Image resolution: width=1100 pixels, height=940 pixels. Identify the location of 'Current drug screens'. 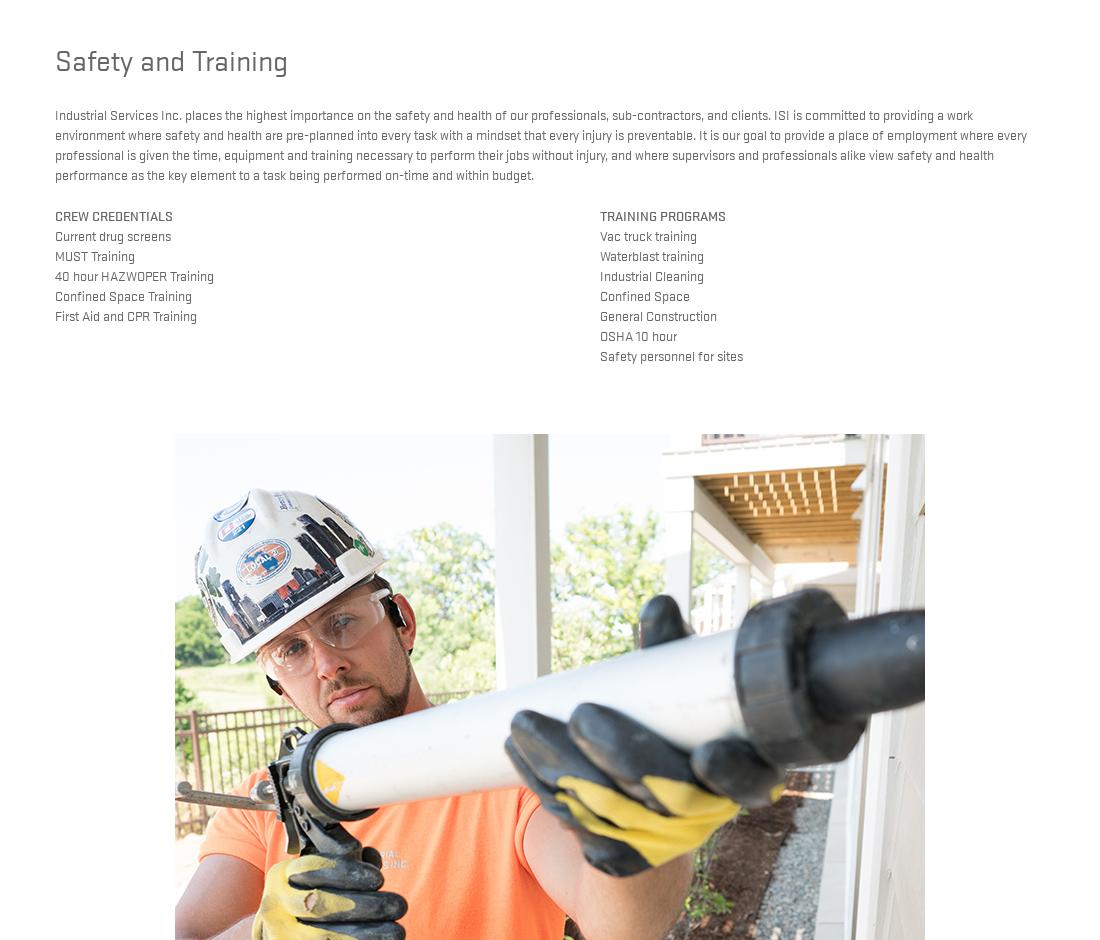
(112, 235).